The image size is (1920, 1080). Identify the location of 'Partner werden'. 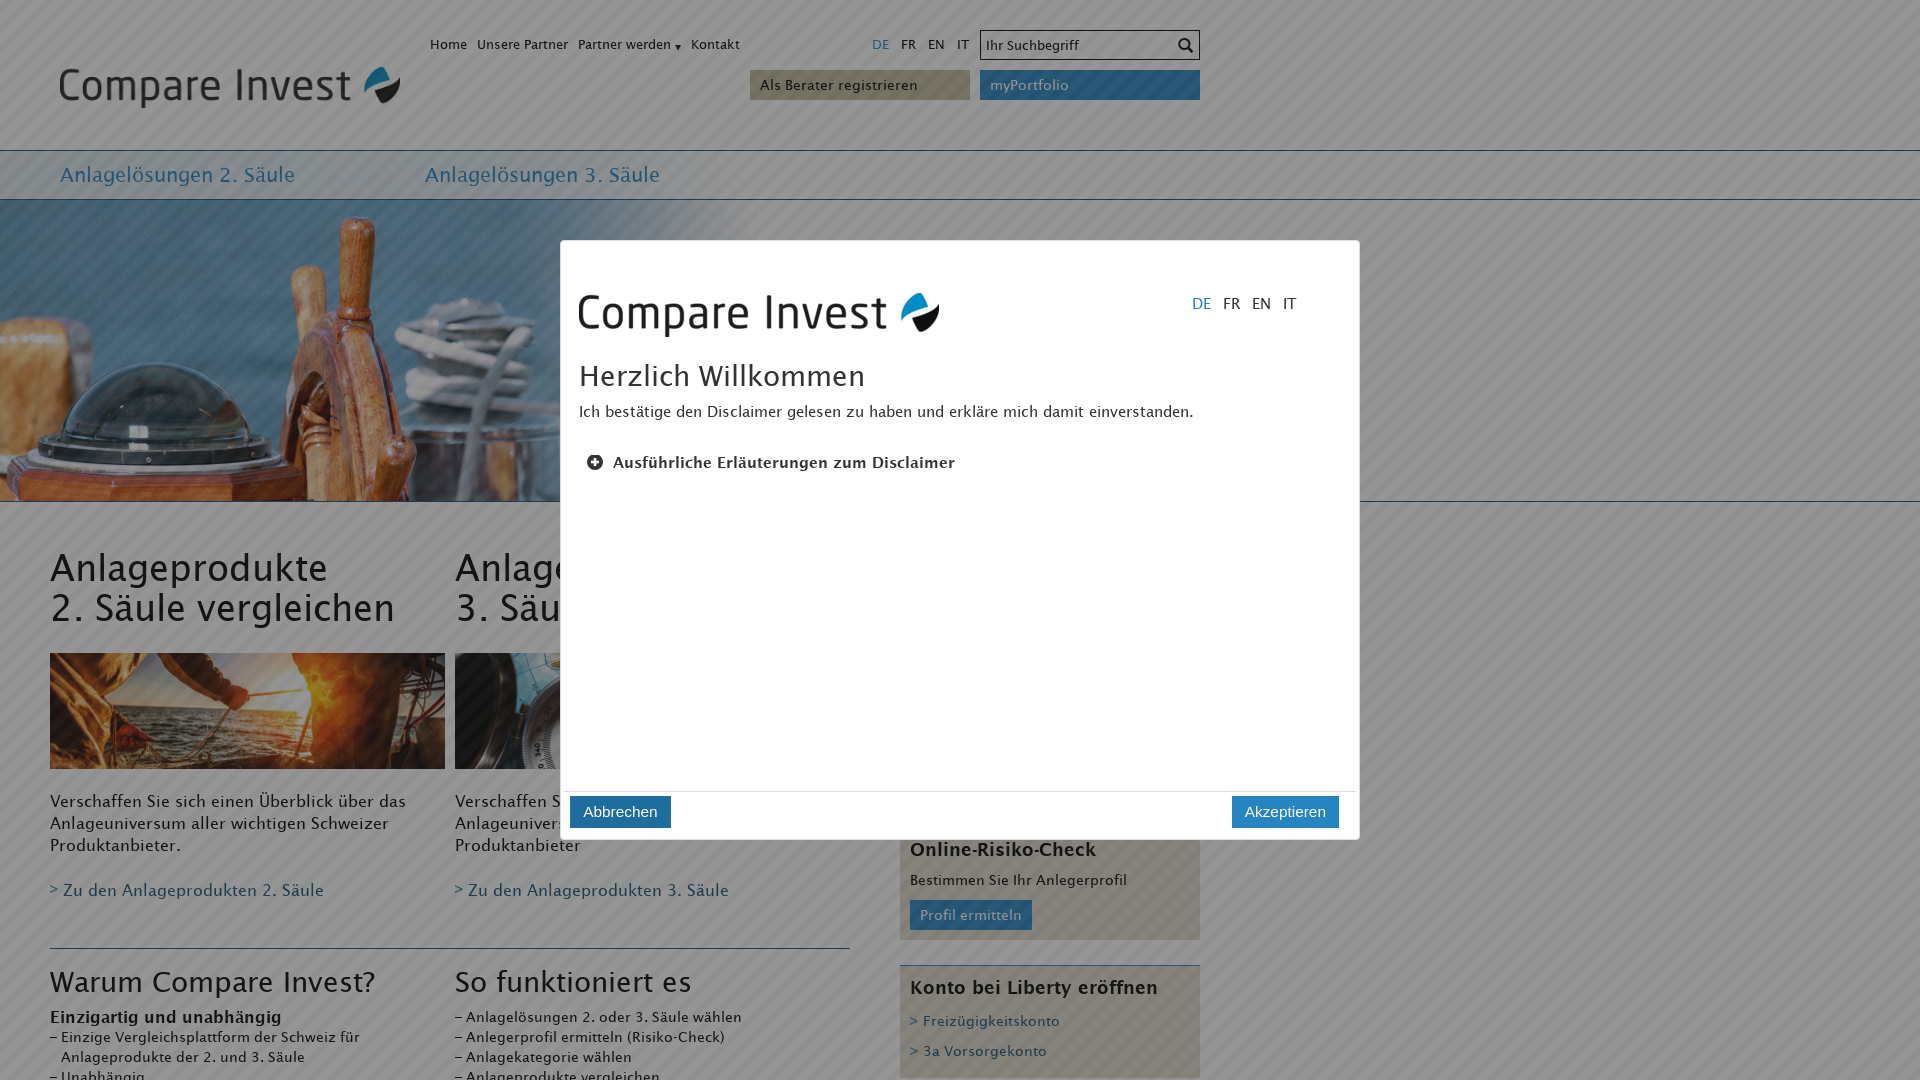
(623, 44).